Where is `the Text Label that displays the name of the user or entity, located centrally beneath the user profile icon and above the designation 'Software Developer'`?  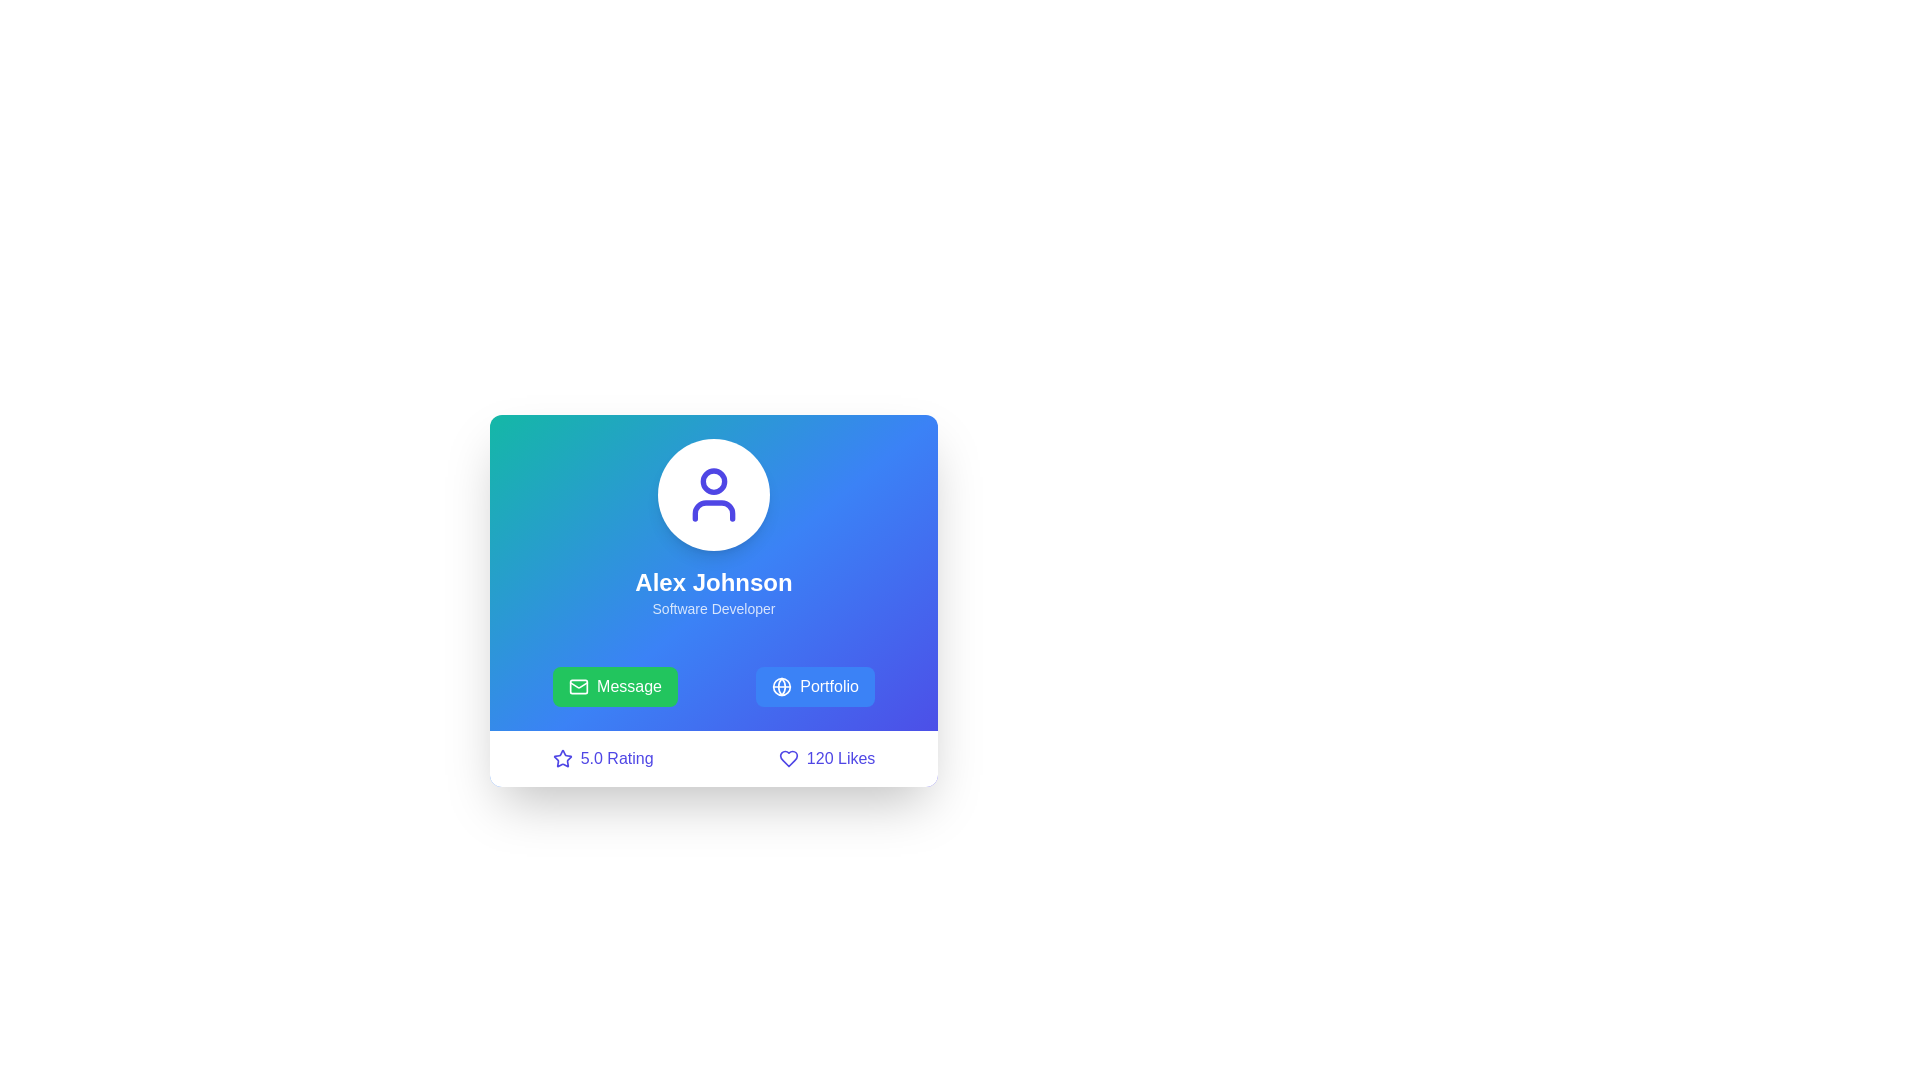 the Text Label that displays the name of the user or entity, located centrally beneath the user profile icon and above the designation 'Software Developer' is located at coordinates (714, 582).